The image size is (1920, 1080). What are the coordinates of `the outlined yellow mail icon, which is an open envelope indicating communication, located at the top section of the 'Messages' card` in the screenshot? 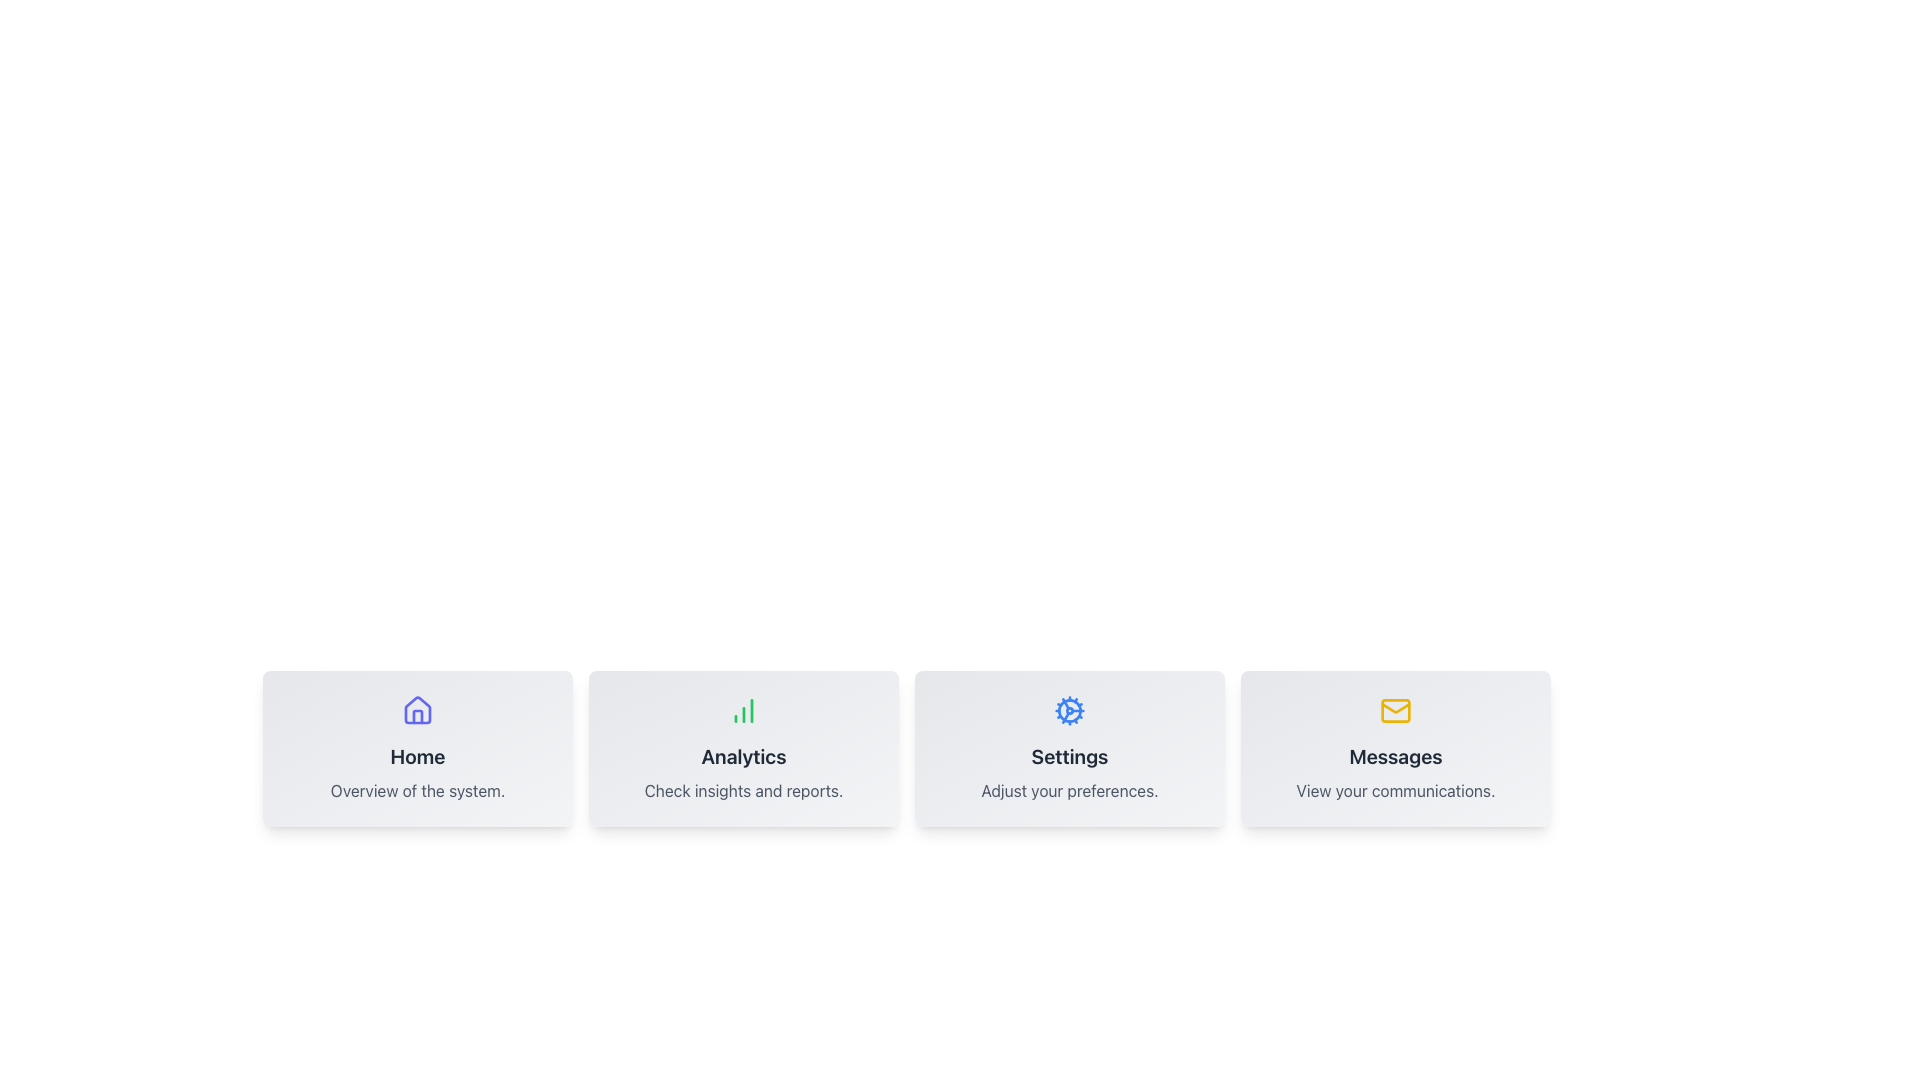 It's located at (1395, 709).